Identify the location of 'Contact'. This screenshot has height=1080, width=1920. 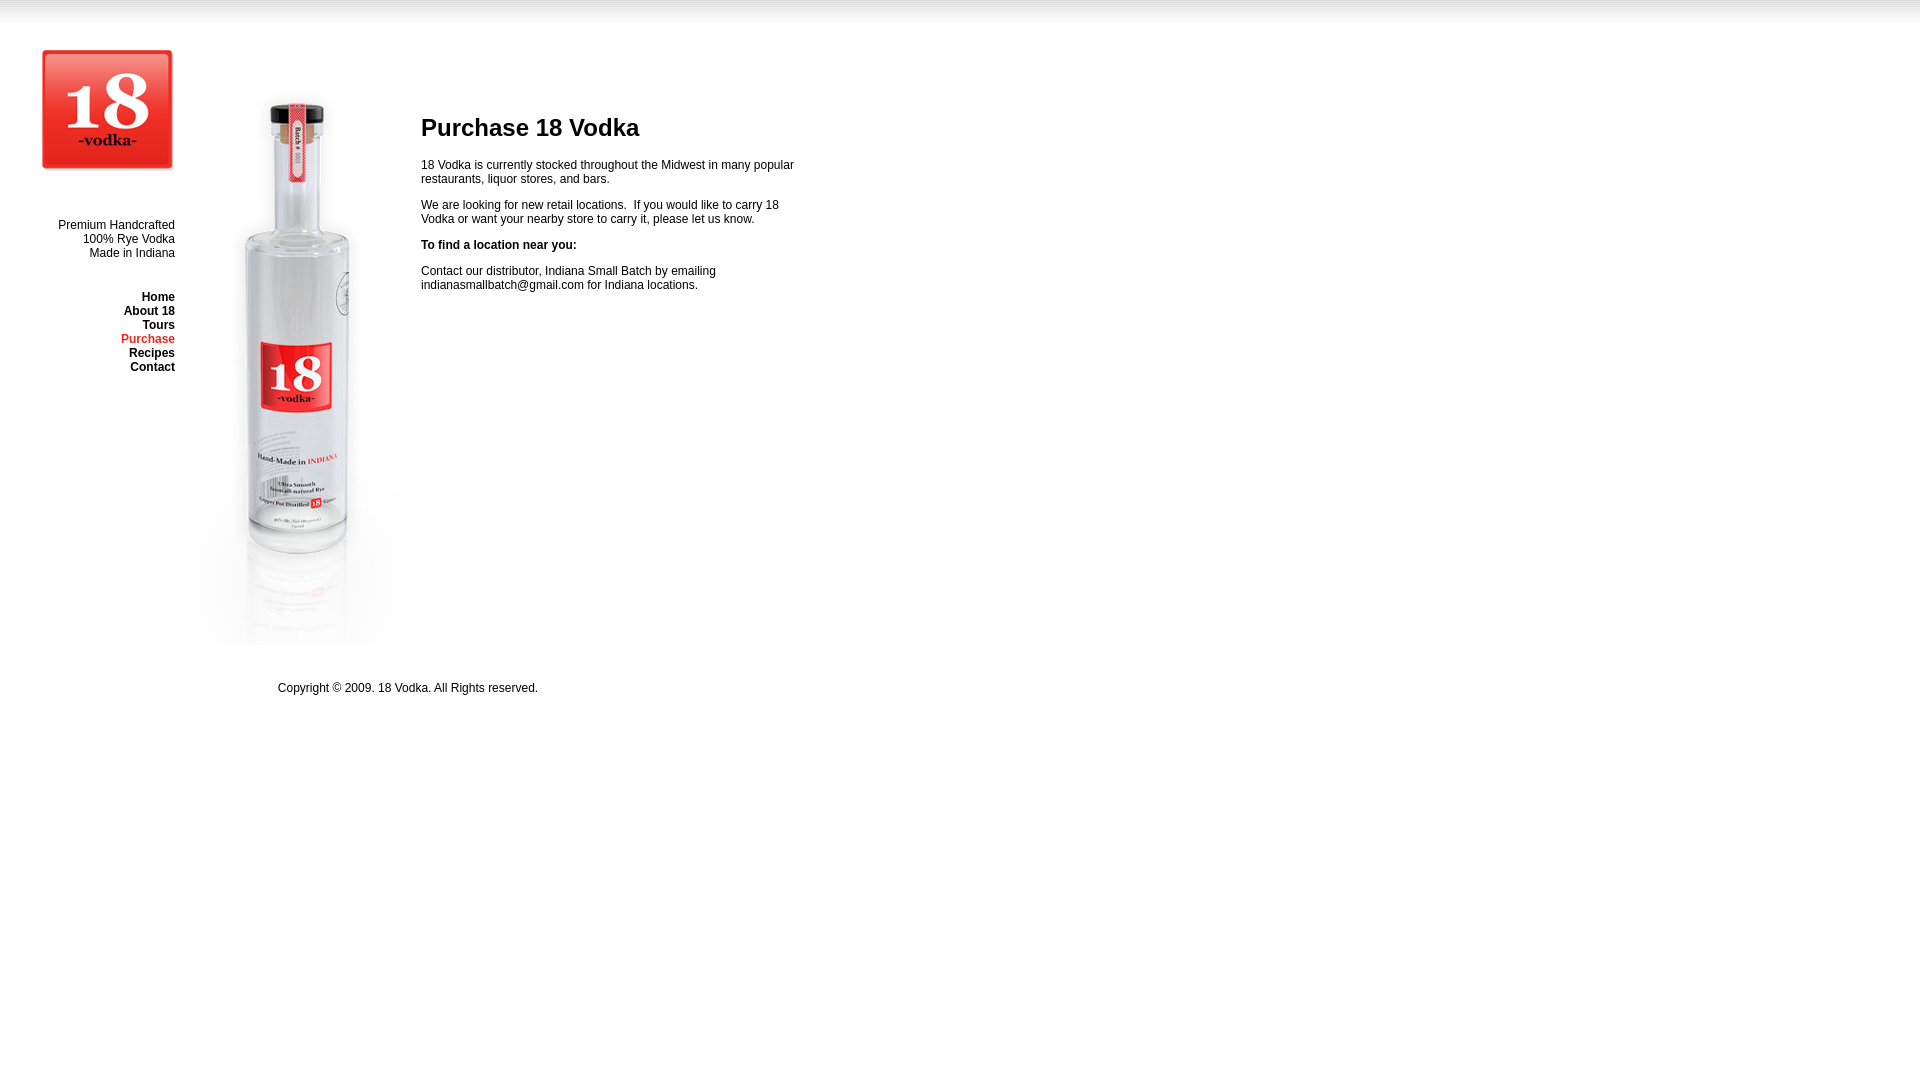
(151, 366).